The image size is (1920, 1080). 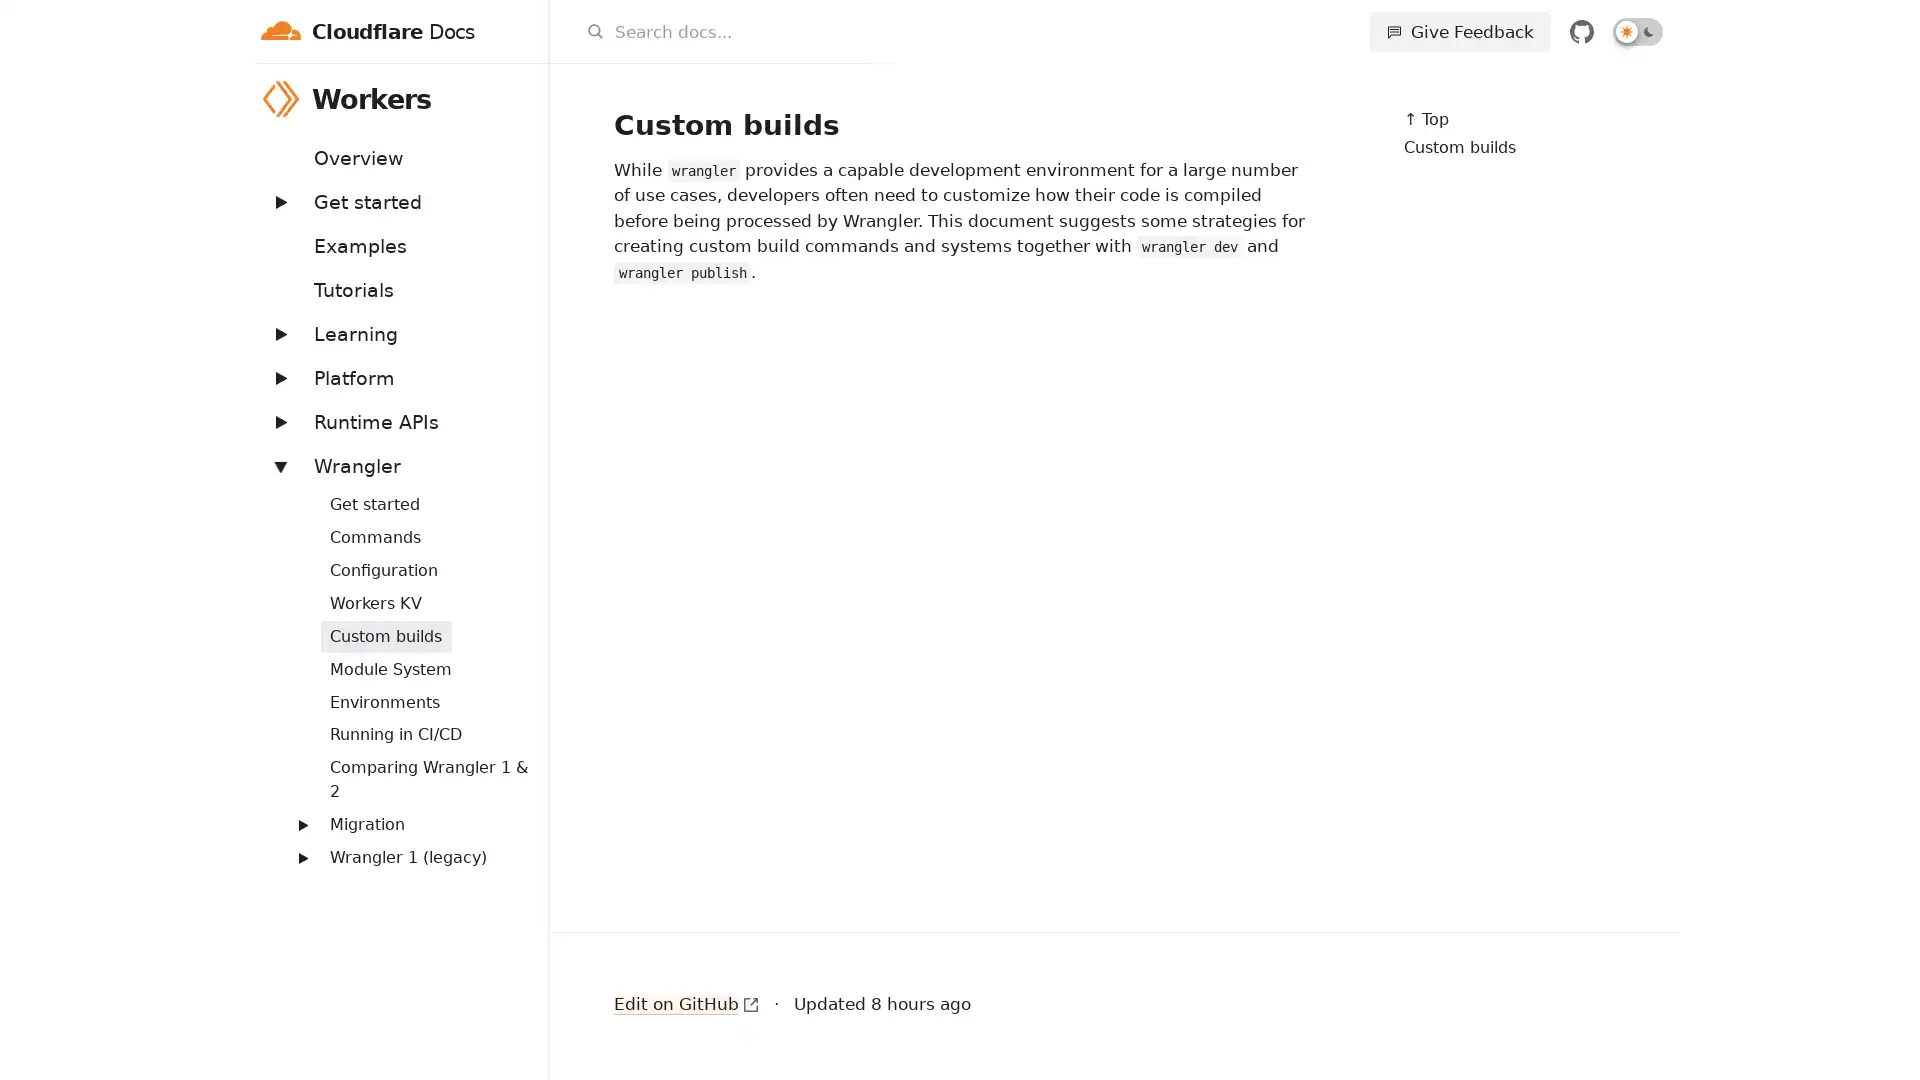 What do you see at coordinates (301, 855) in the screenshot?
I see `Expand: Wrangler 1 (legacy)` at bounding box center [301, 855].